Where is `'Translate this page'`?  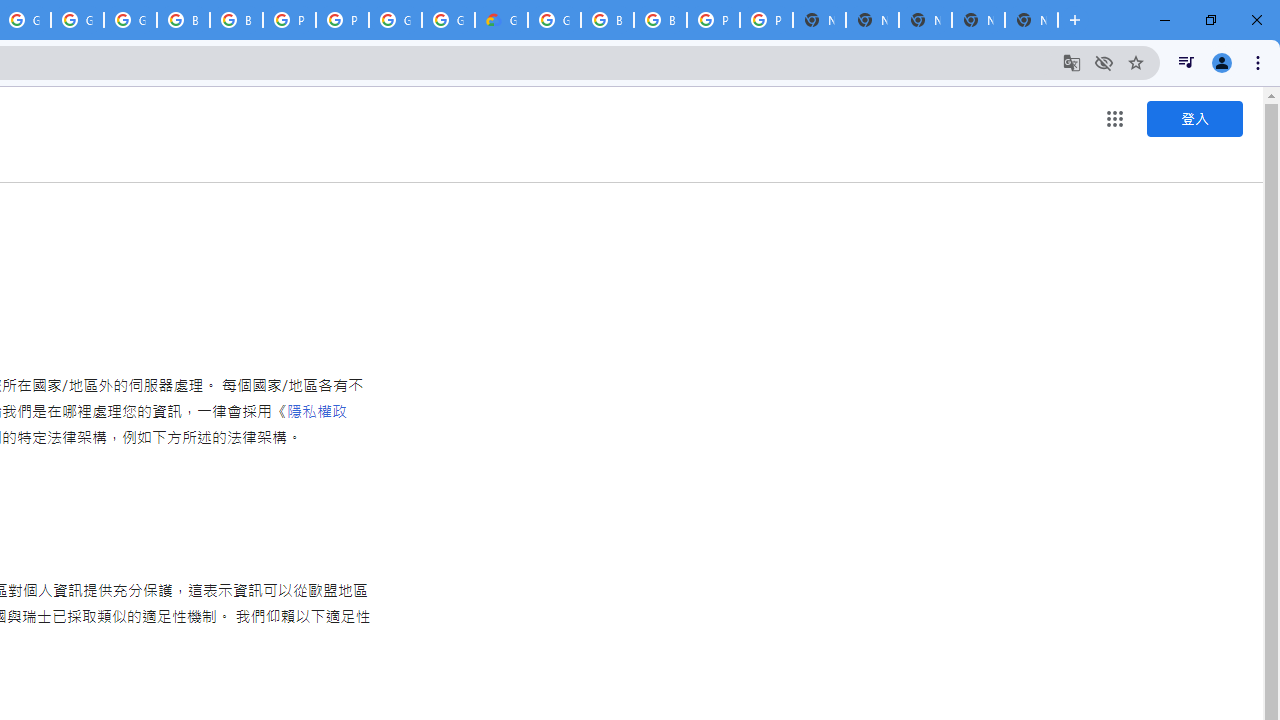 'Translate this page' is located at coordinates (1071, 61).